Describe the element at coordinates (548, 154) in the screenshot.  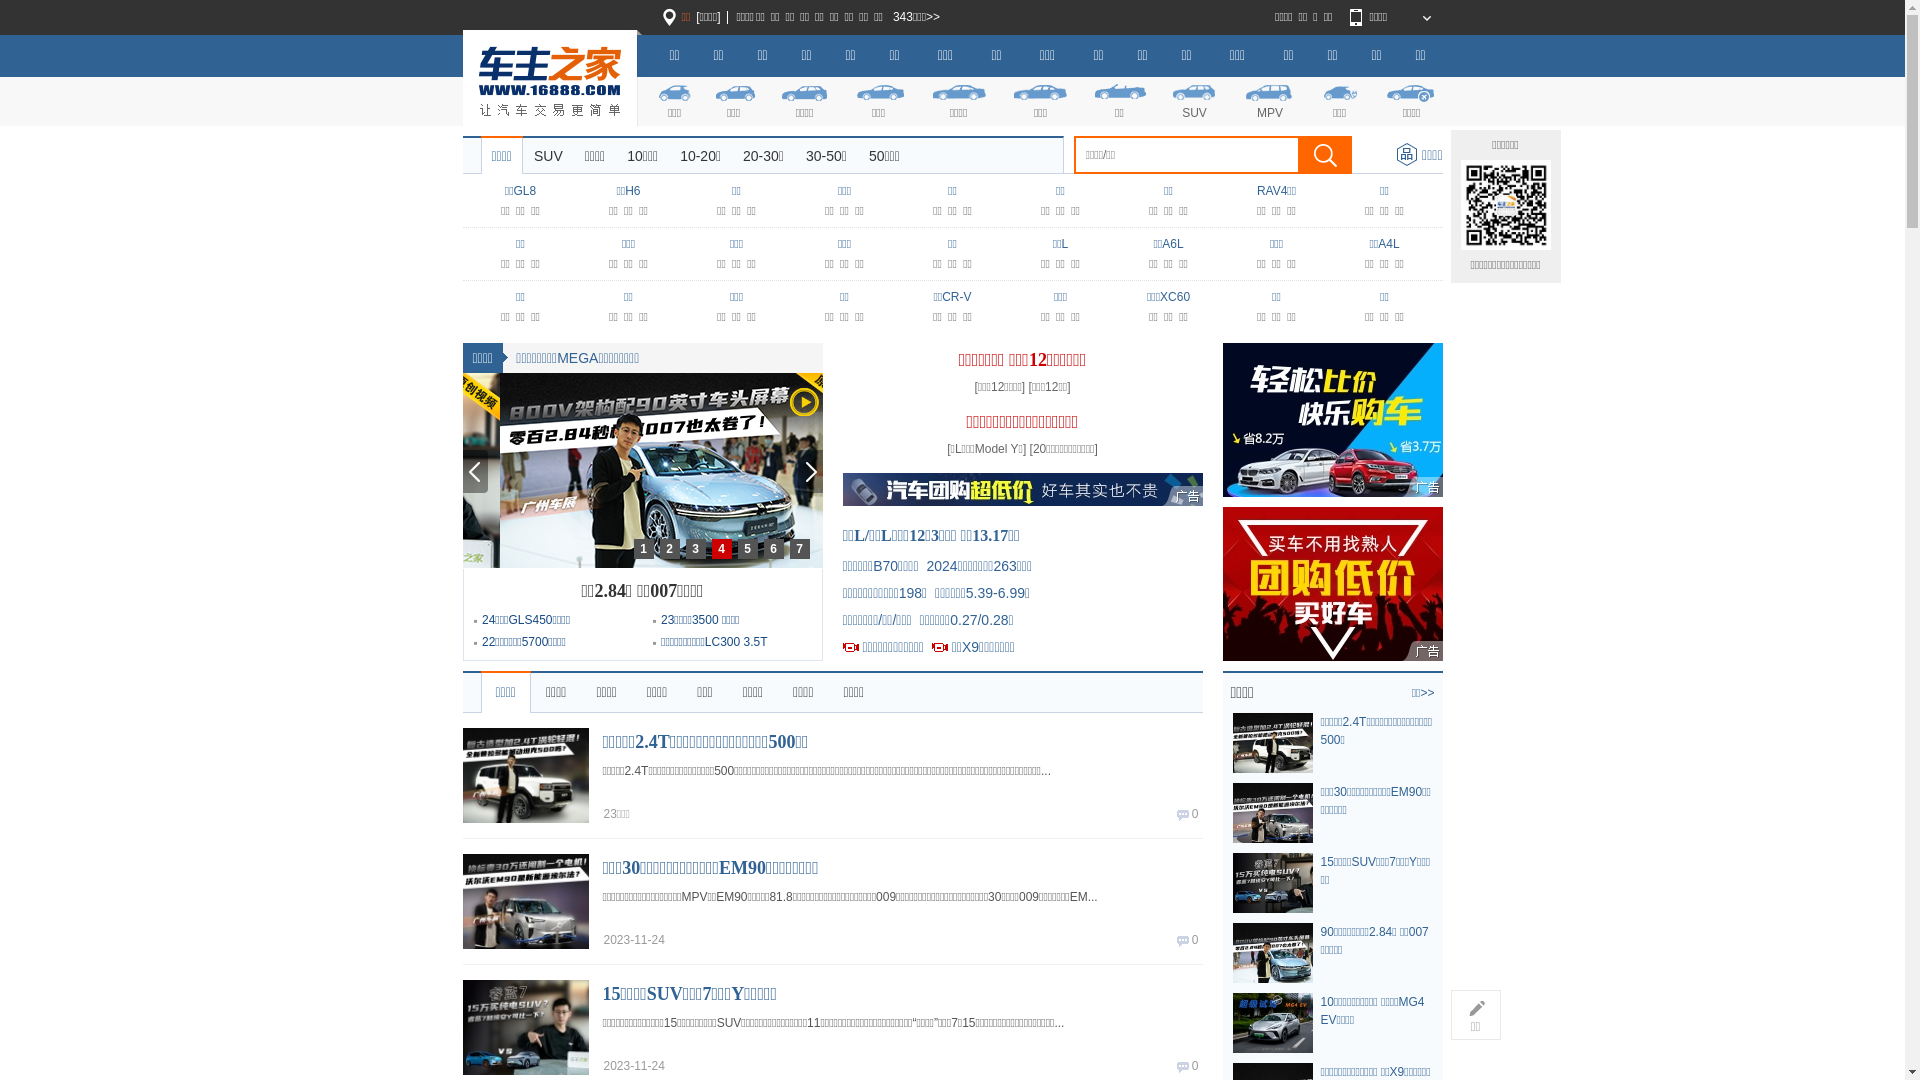
I see `'SUV'` at that location.